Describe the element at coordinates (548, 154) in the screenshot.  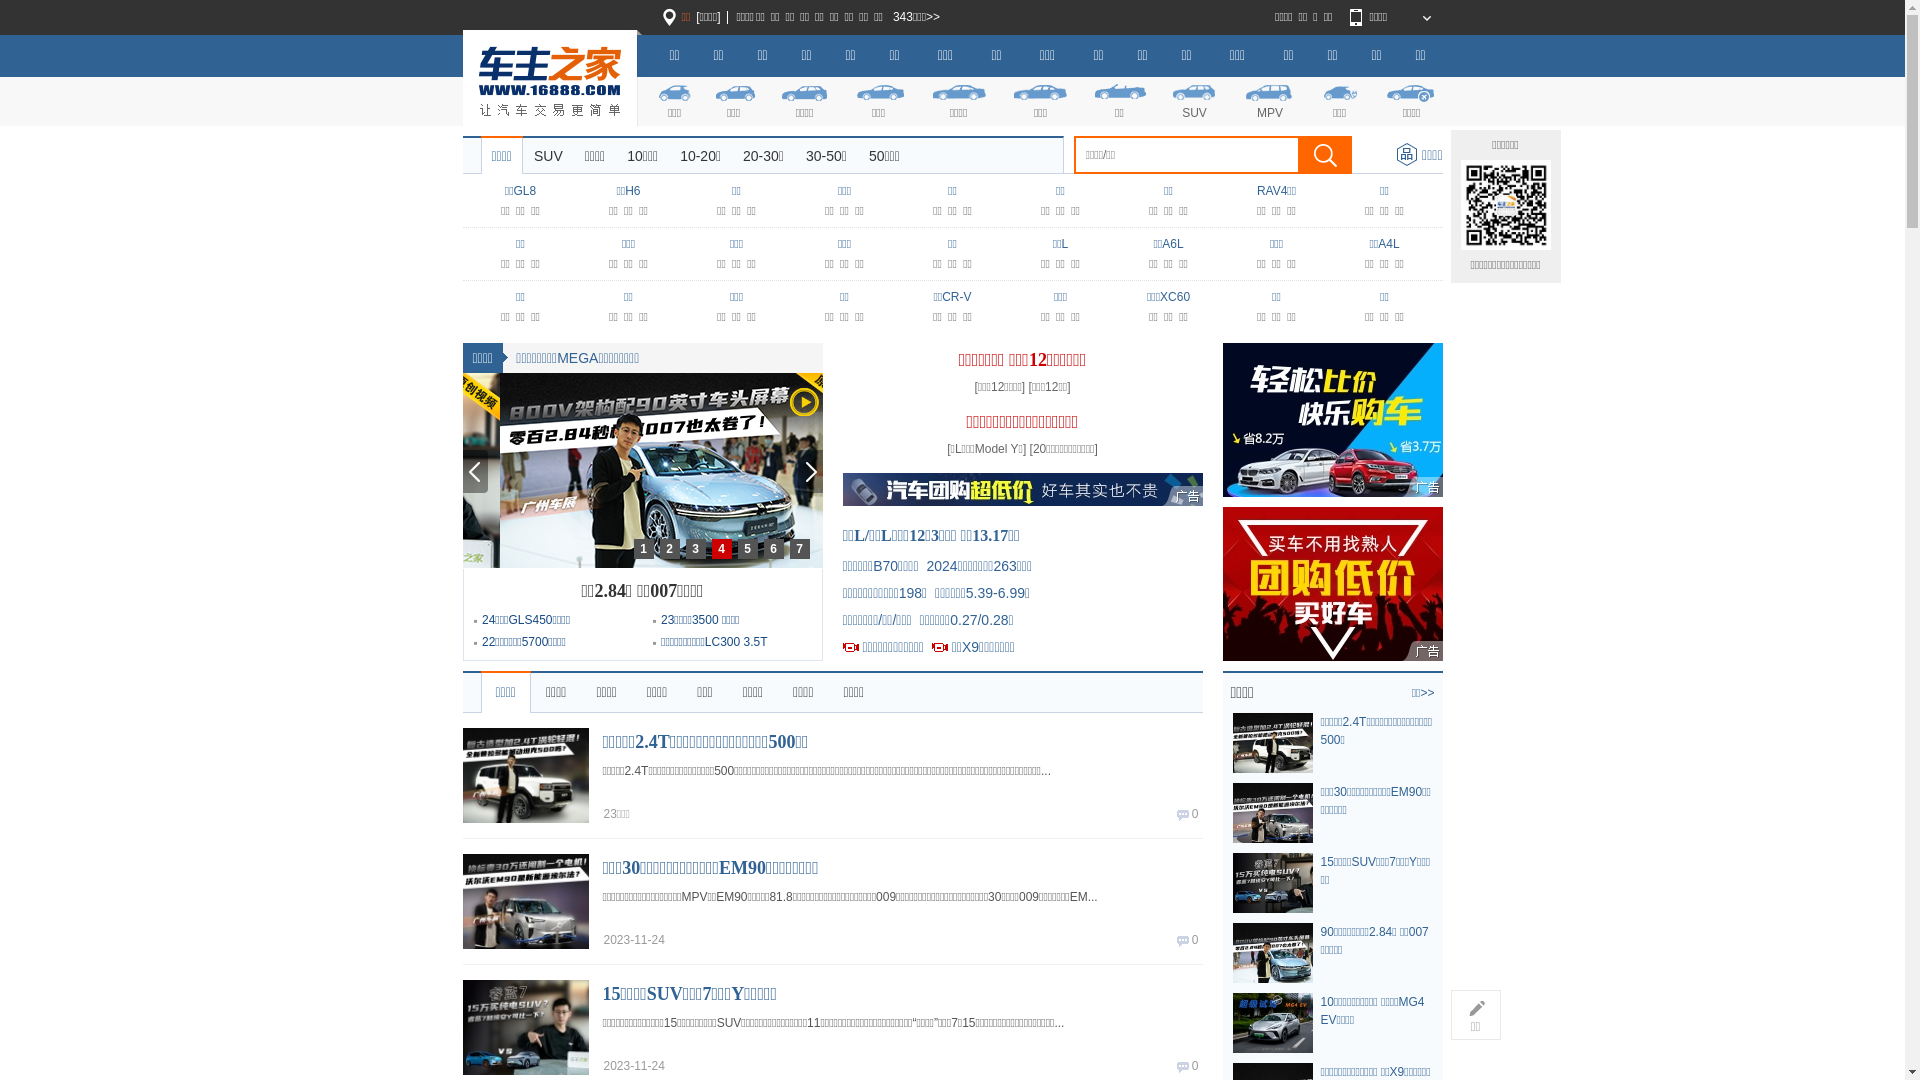
I see `'SUV'` at that location.